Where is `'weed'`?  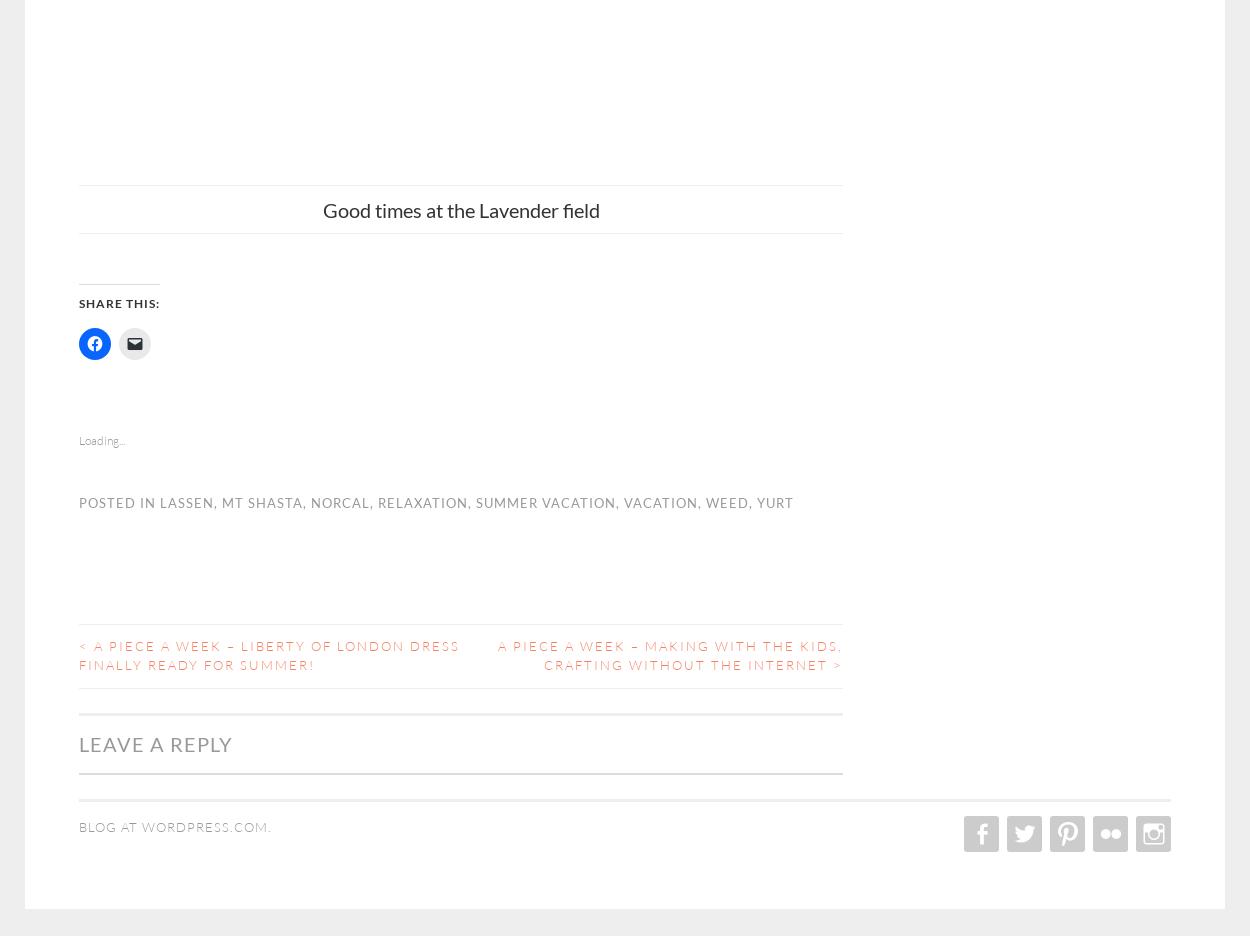
'weed' is located at coordinates (726, 500).